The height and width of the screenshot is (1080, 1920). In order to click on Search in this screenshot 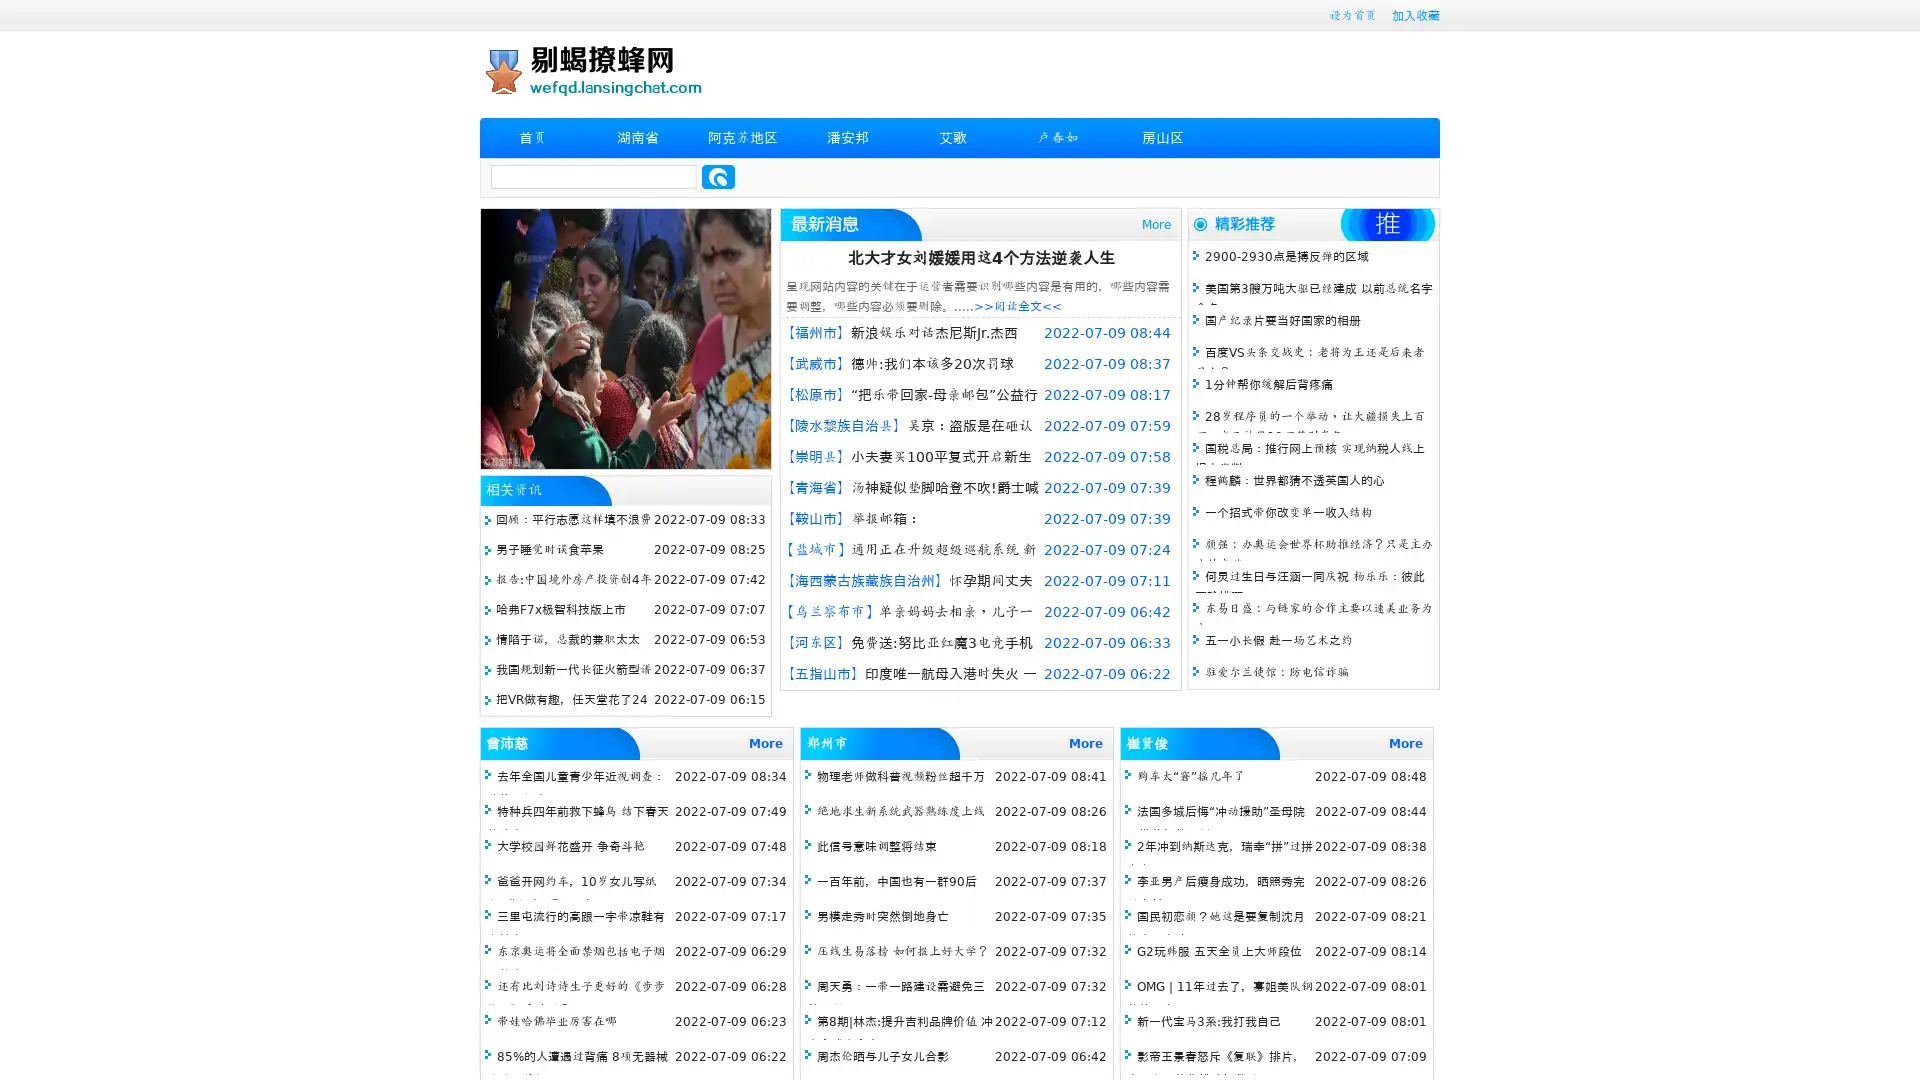, I will do `click(718, 176)`.